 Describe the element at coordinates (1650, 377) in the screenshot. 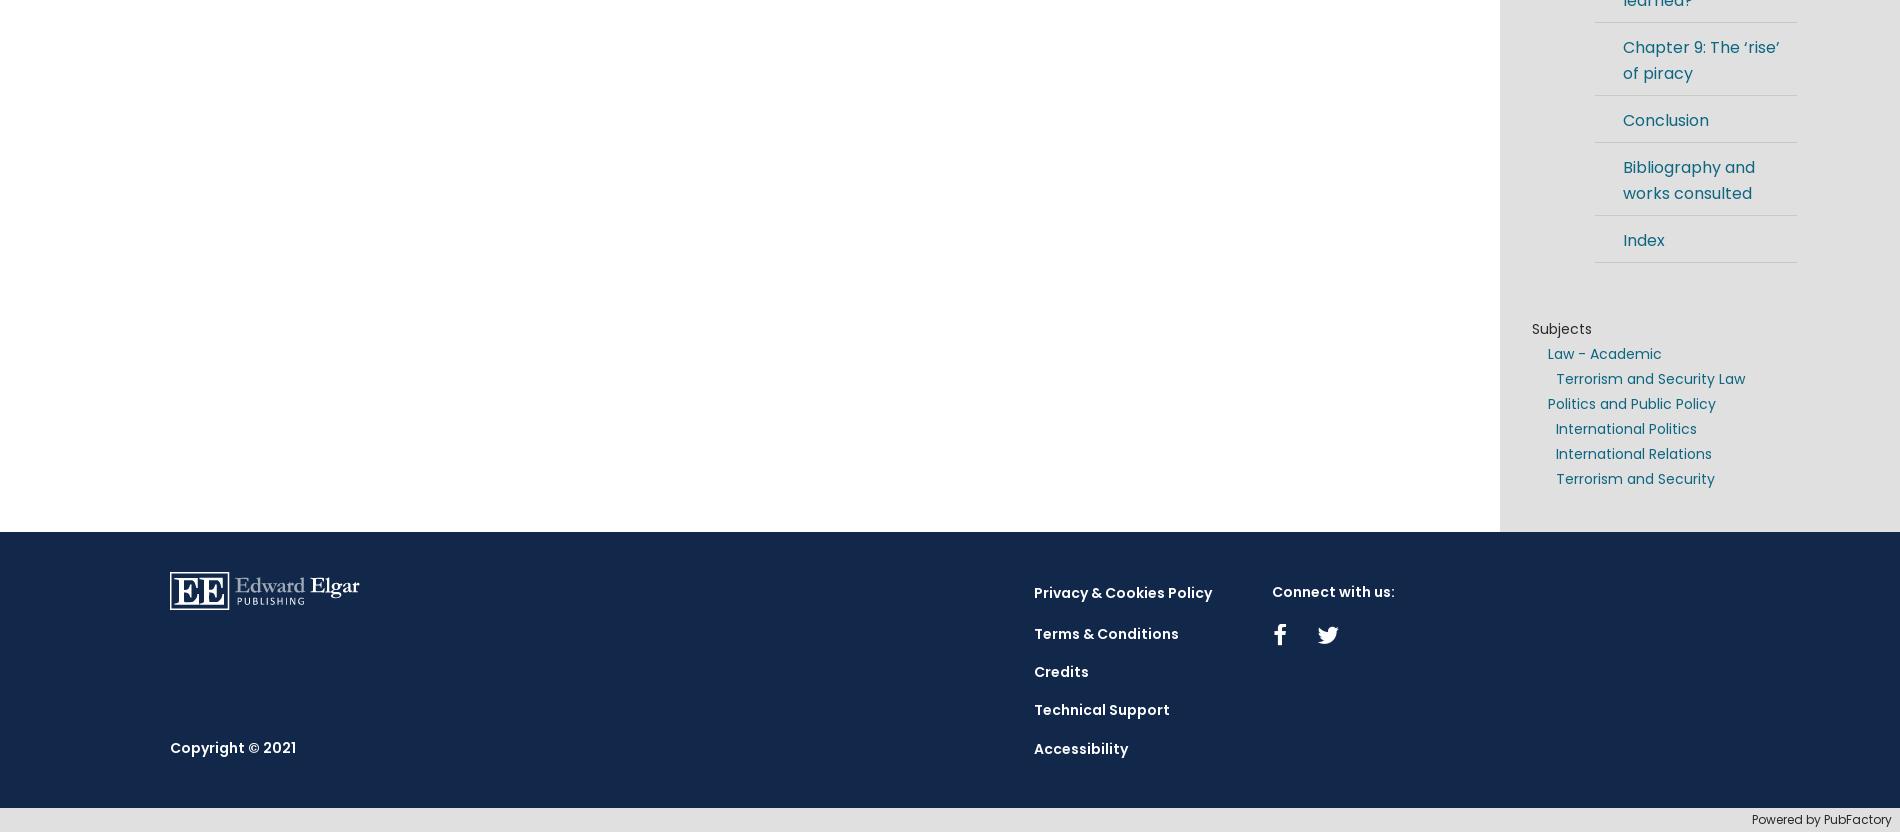

I see `'Terrorism and Security Law'` at that location.